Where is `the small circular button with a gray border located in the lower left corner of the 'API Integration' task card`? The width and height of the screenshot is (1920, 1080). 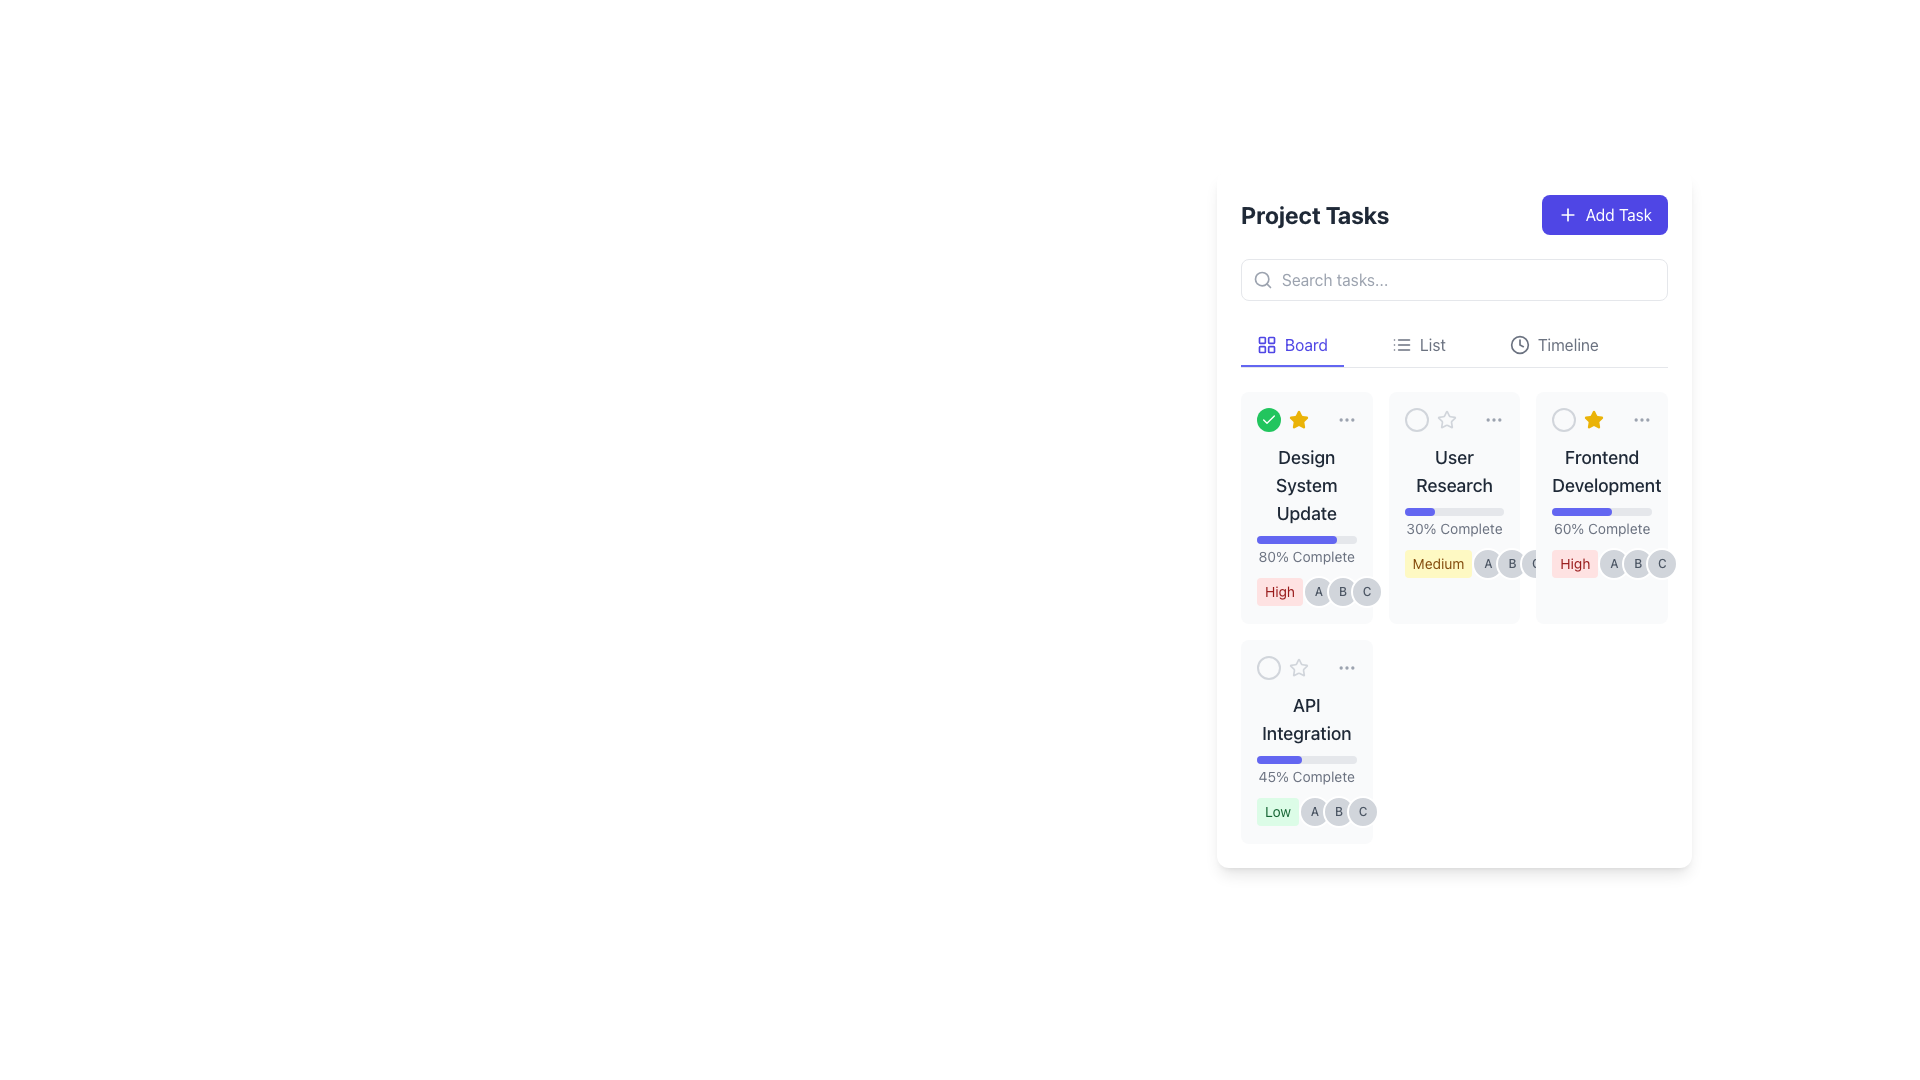 the small circular button with a gray border located in the lower left corner of the 'API Integration' task card is located at coordinates (1267, 667).